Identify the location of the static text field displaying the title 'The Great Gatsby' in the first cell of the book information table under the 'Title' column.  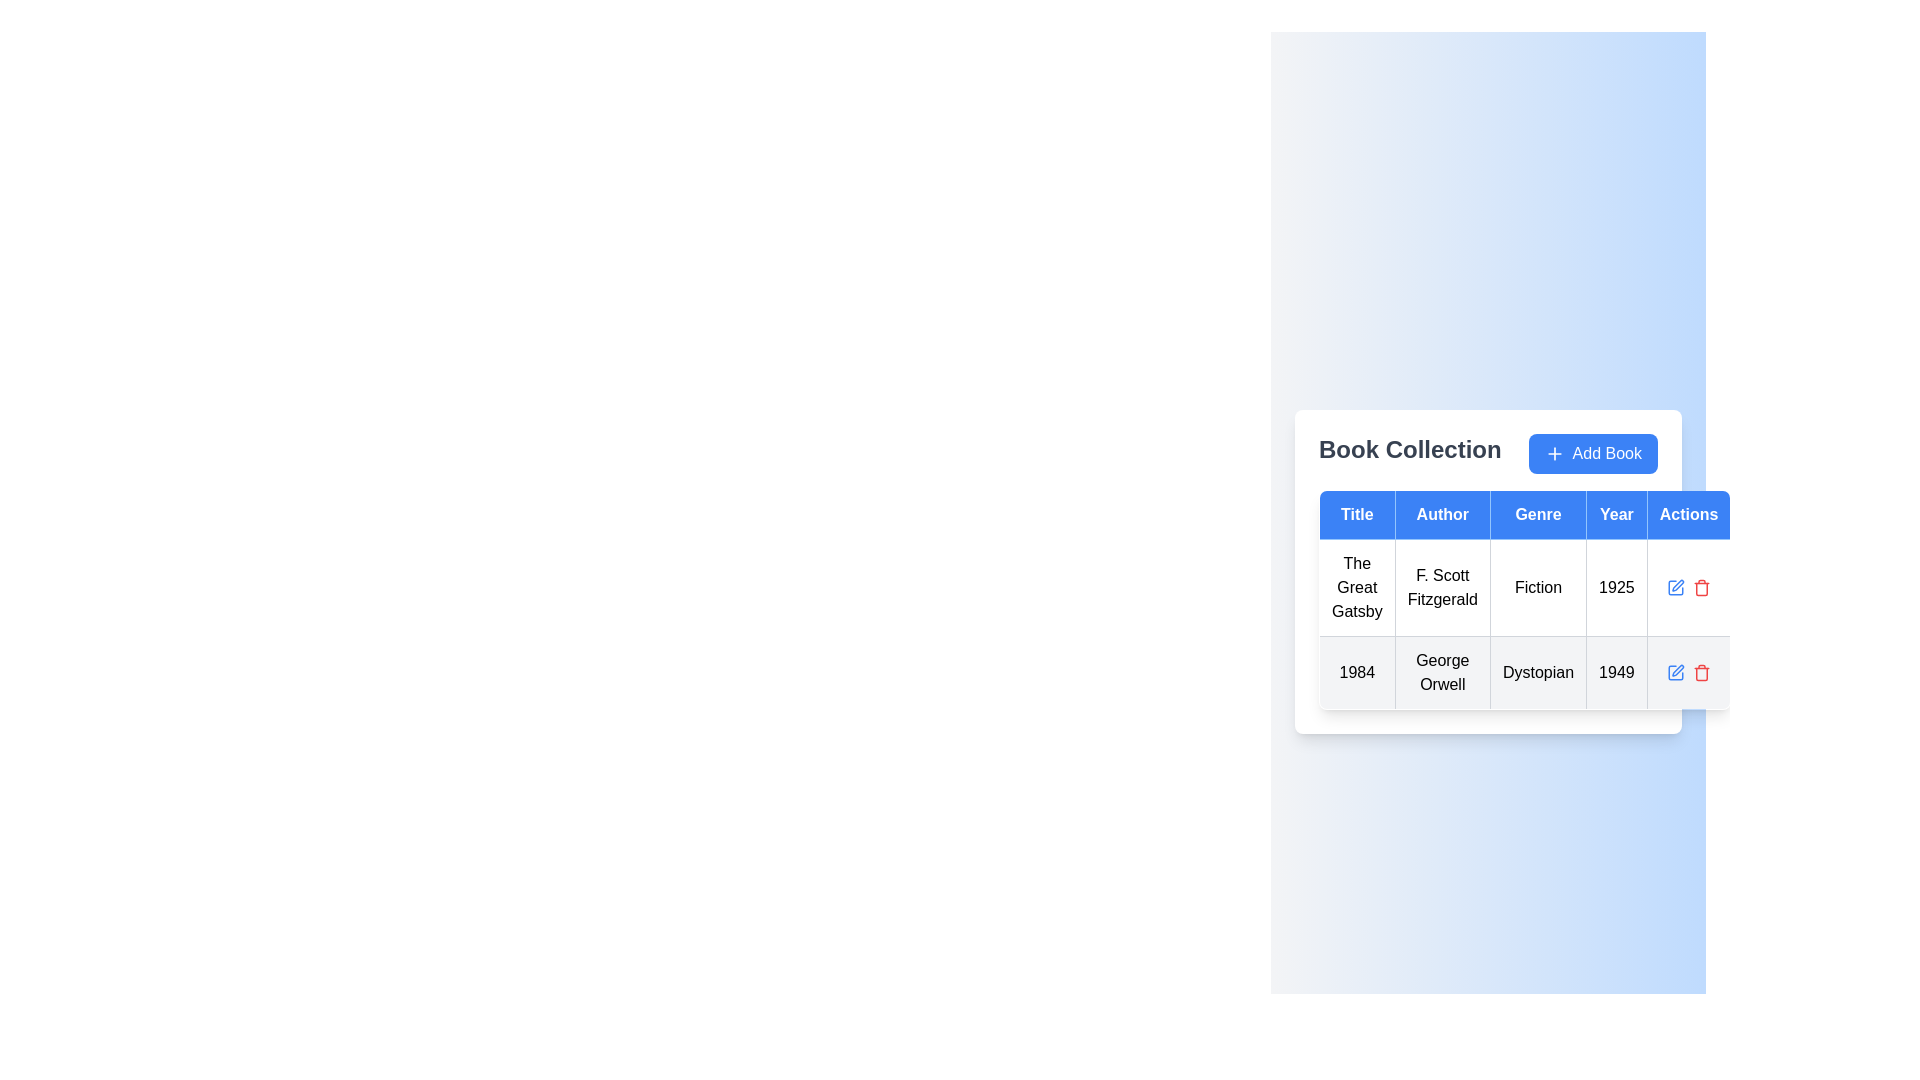
(1357, 586).